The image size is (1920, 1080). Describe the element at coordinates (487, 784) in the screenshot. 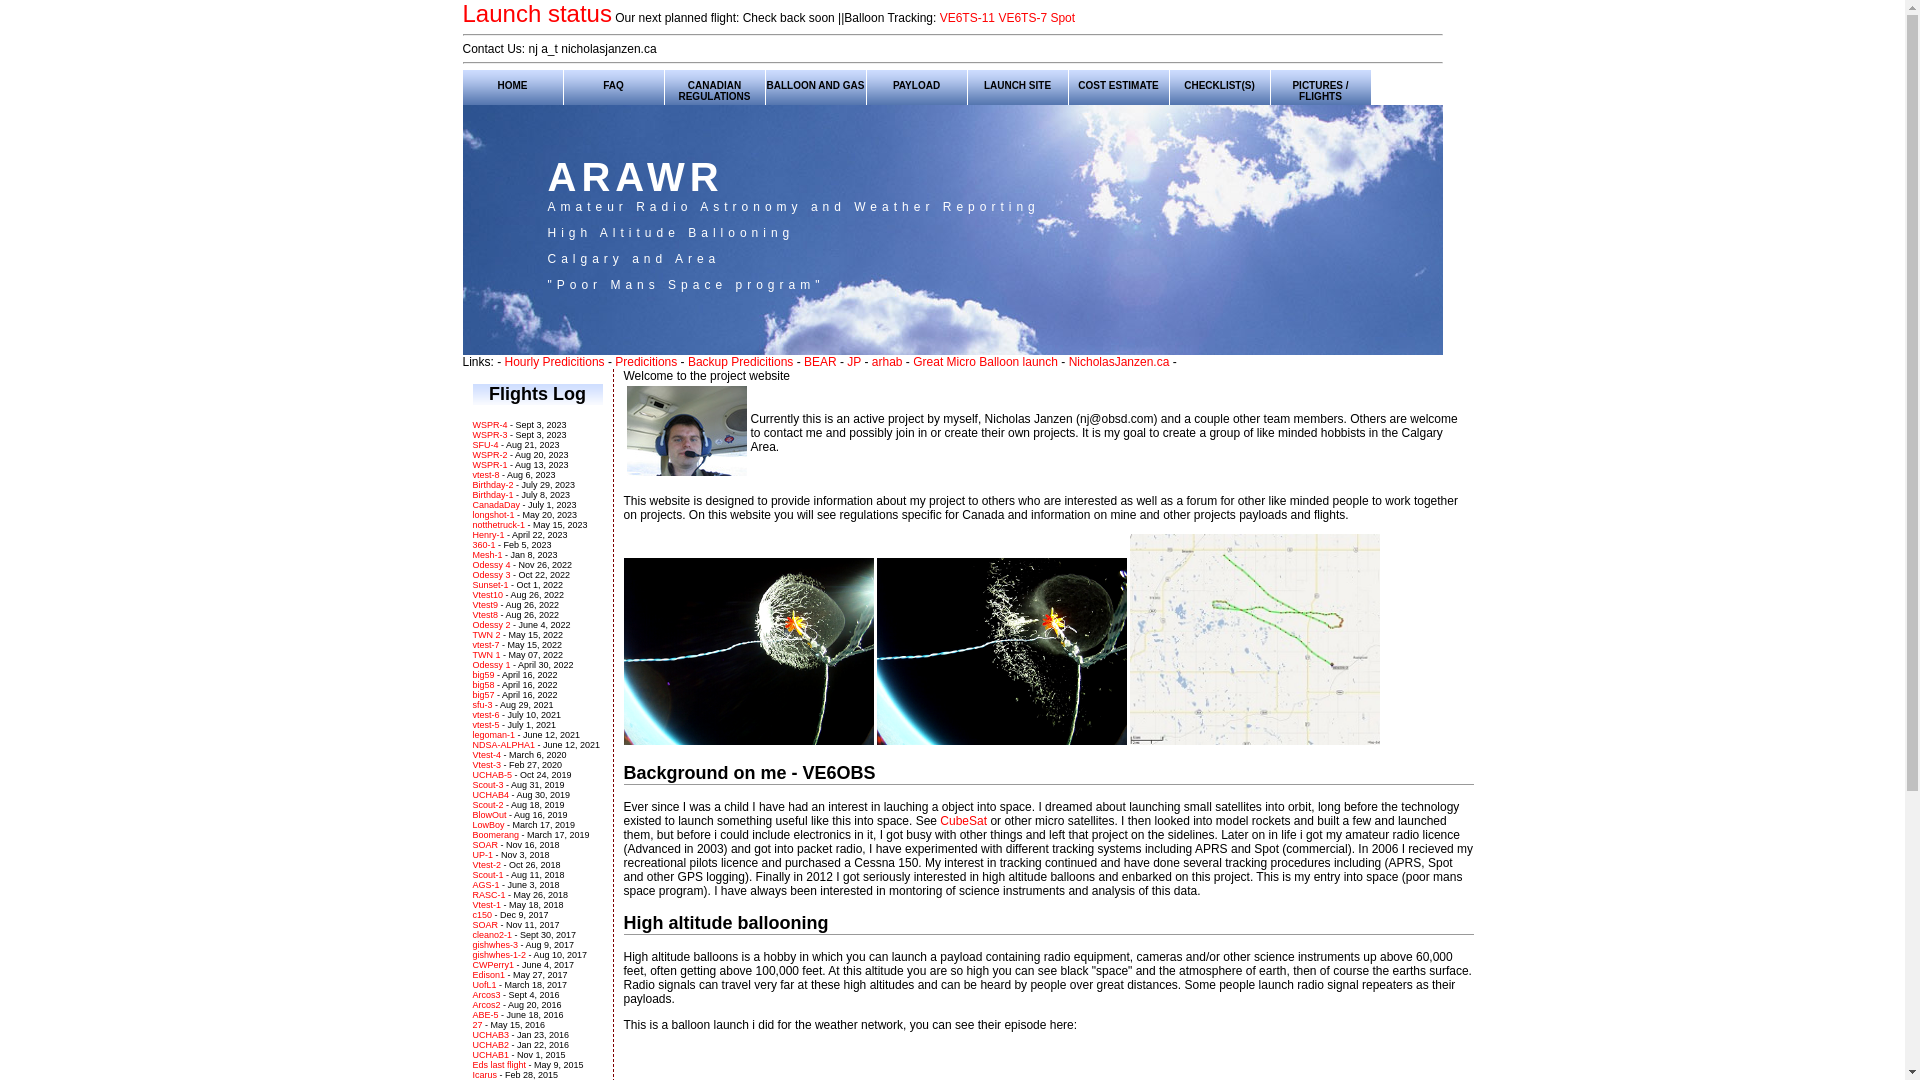

I see `'Scout-3'` at that location.